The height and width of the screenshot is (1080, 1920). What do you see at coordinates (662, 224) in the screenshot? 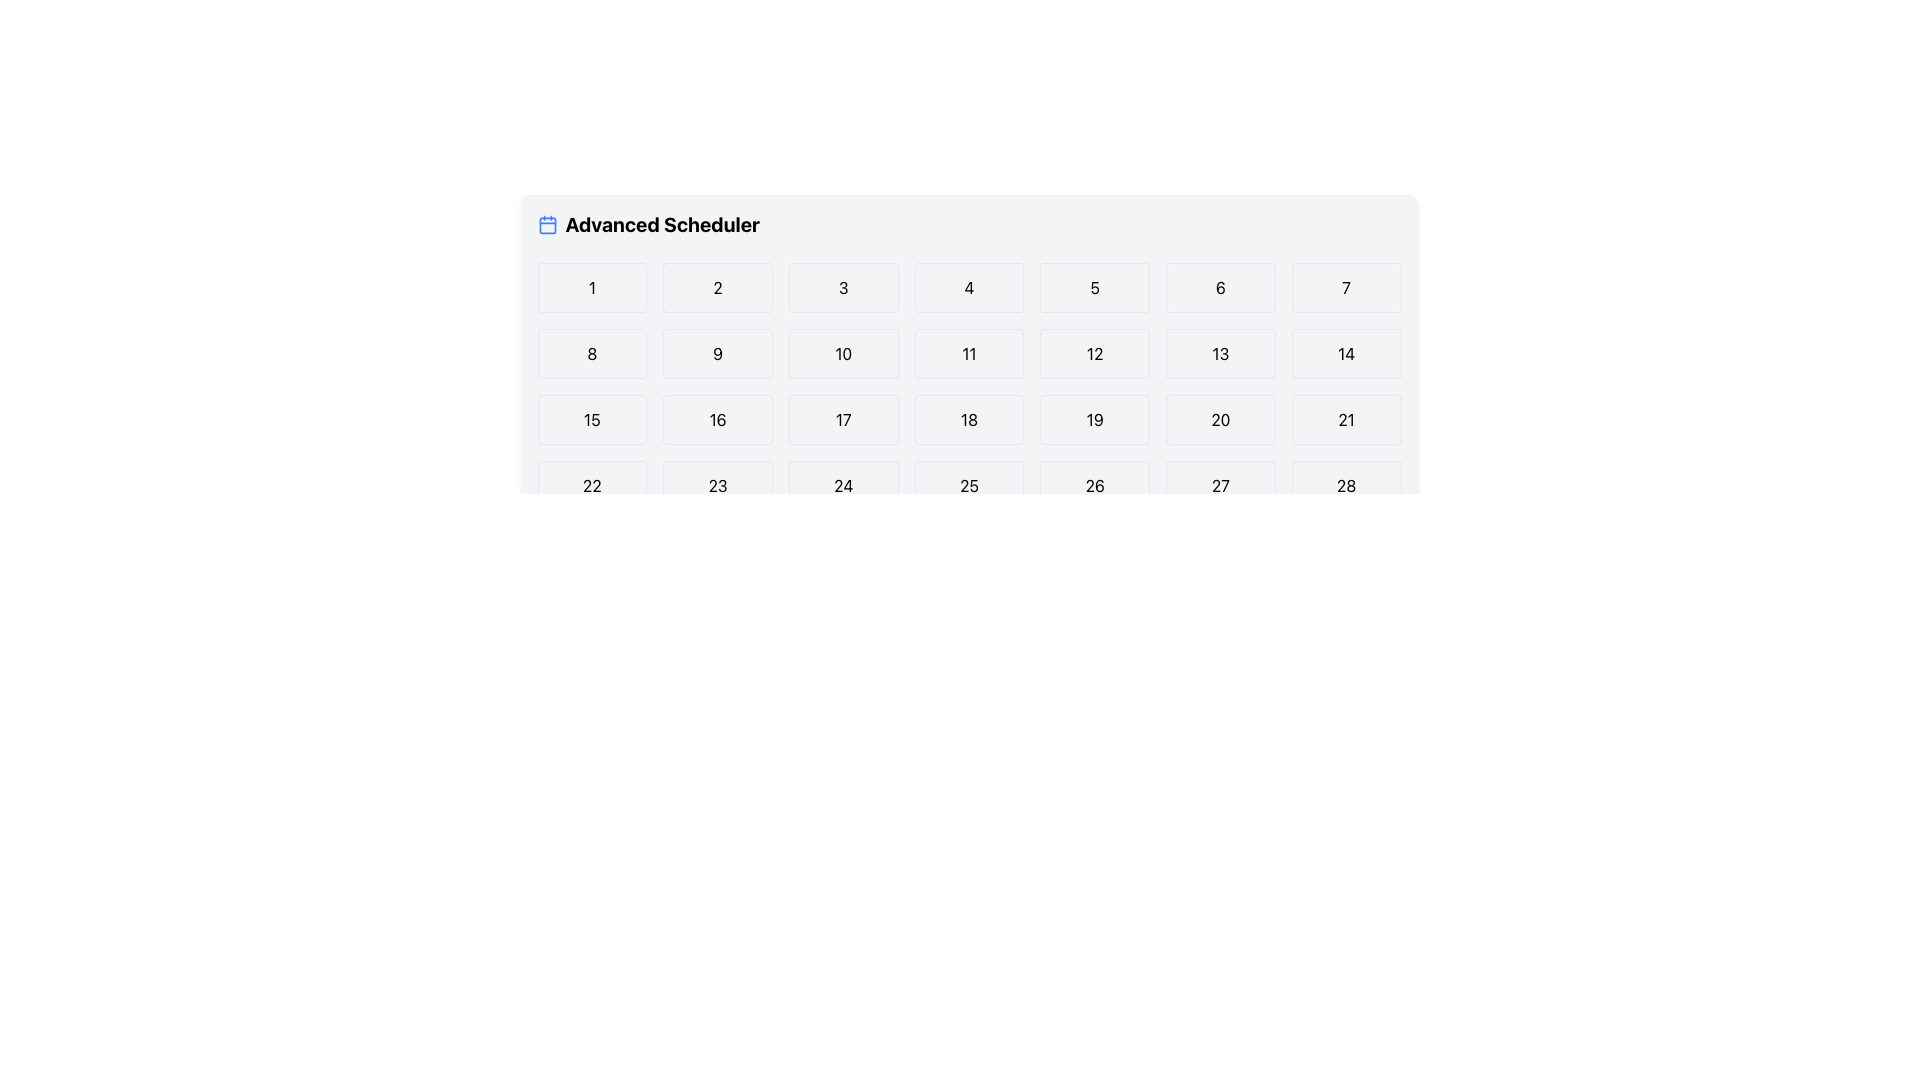
I see `the 'Advanced Scheduler' text label, which is bold and black in a large font, located near the top of the calendar interface, to the right of the calendar icon` at bounding box center [662, 224].